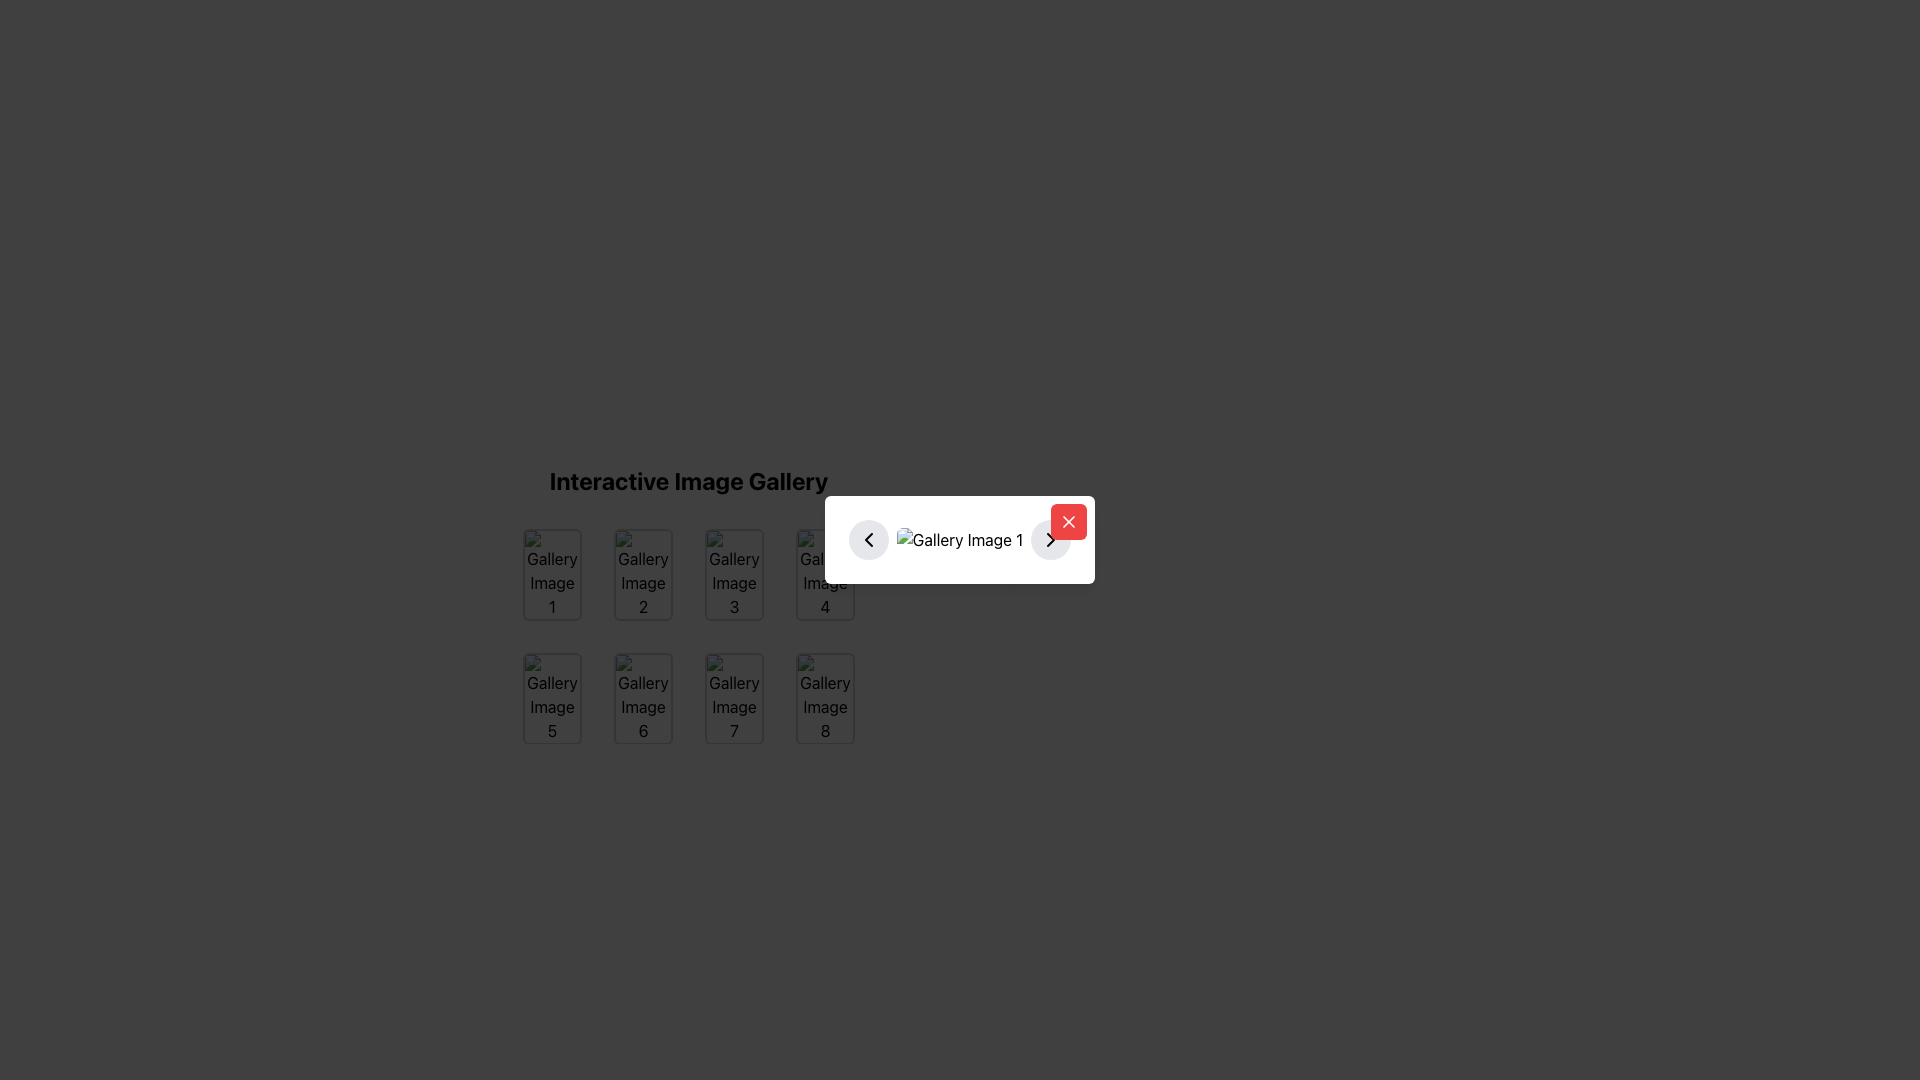 The image size is (1920, 1080). I want to click on the Image Thumbnail representing 'Gallery Image 5', so click(552, 697).